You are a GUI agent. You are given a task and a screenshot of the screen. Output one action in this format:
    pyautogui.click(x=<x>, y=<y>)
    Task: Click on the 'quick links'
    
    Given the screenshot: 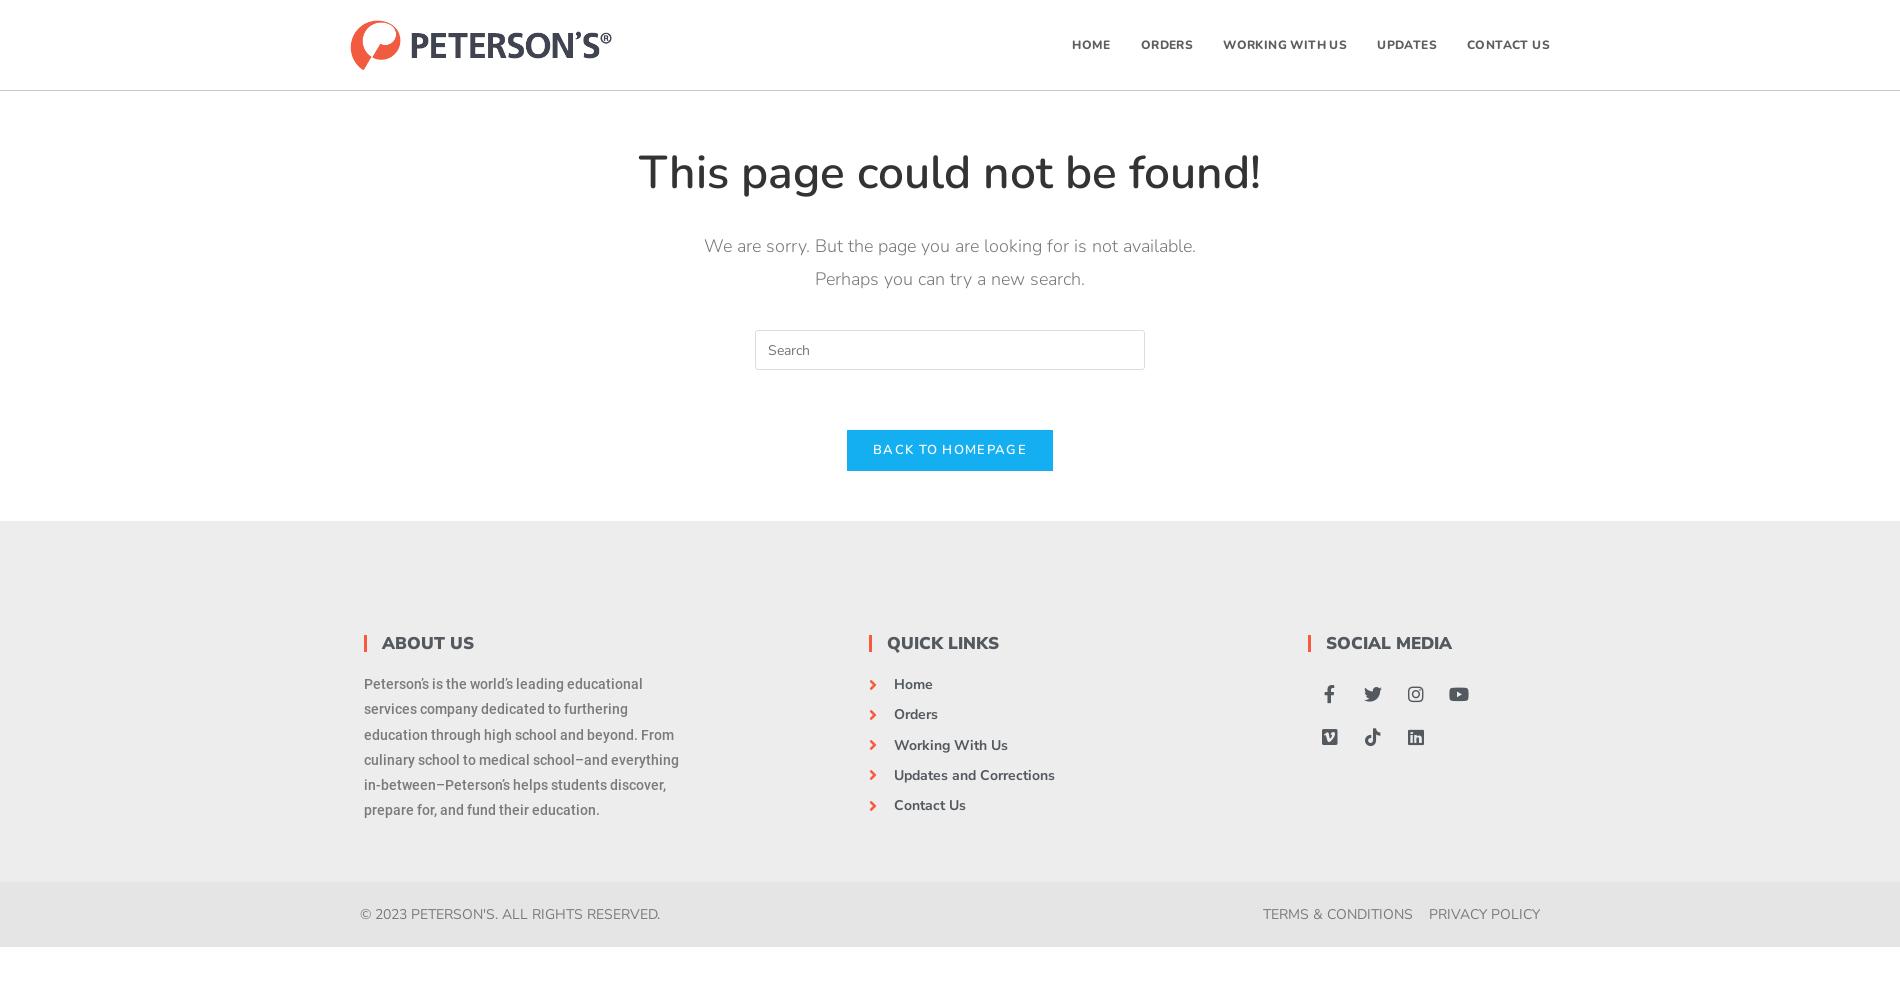 What is the action you would take?
    pyautogui.click(x=941, y=643)
    